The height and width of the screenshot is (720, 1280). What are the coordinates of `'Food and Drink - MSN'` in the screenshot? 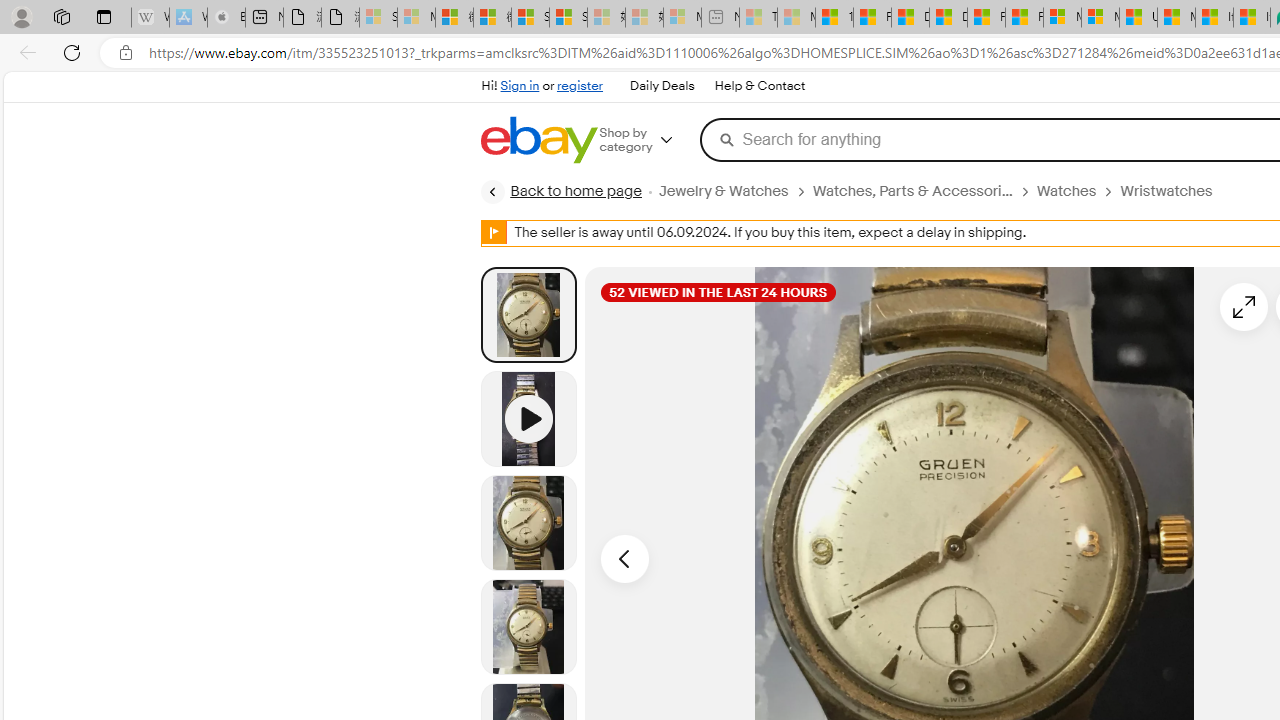 It's located at (872, 17).